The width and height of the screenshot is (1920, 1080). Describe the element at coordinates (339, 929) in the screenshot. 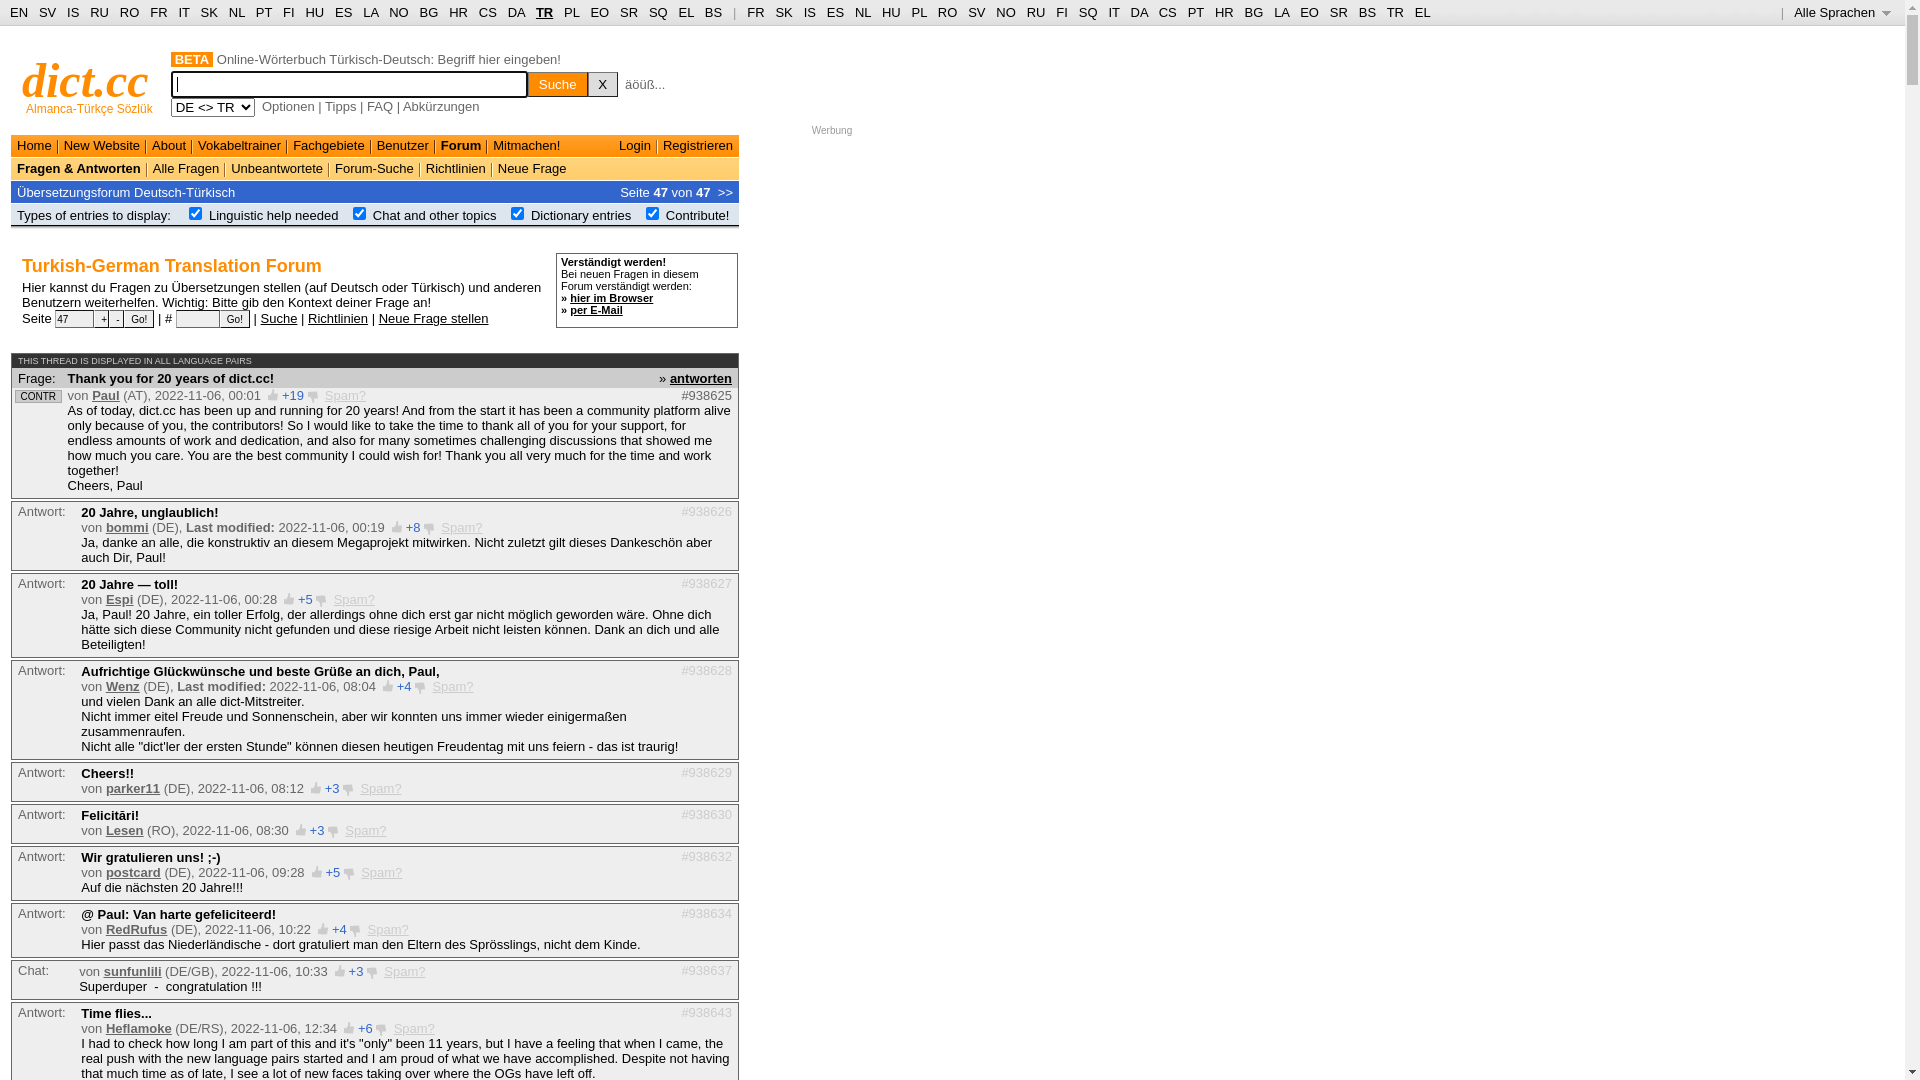

I see `'+4'` at that location.